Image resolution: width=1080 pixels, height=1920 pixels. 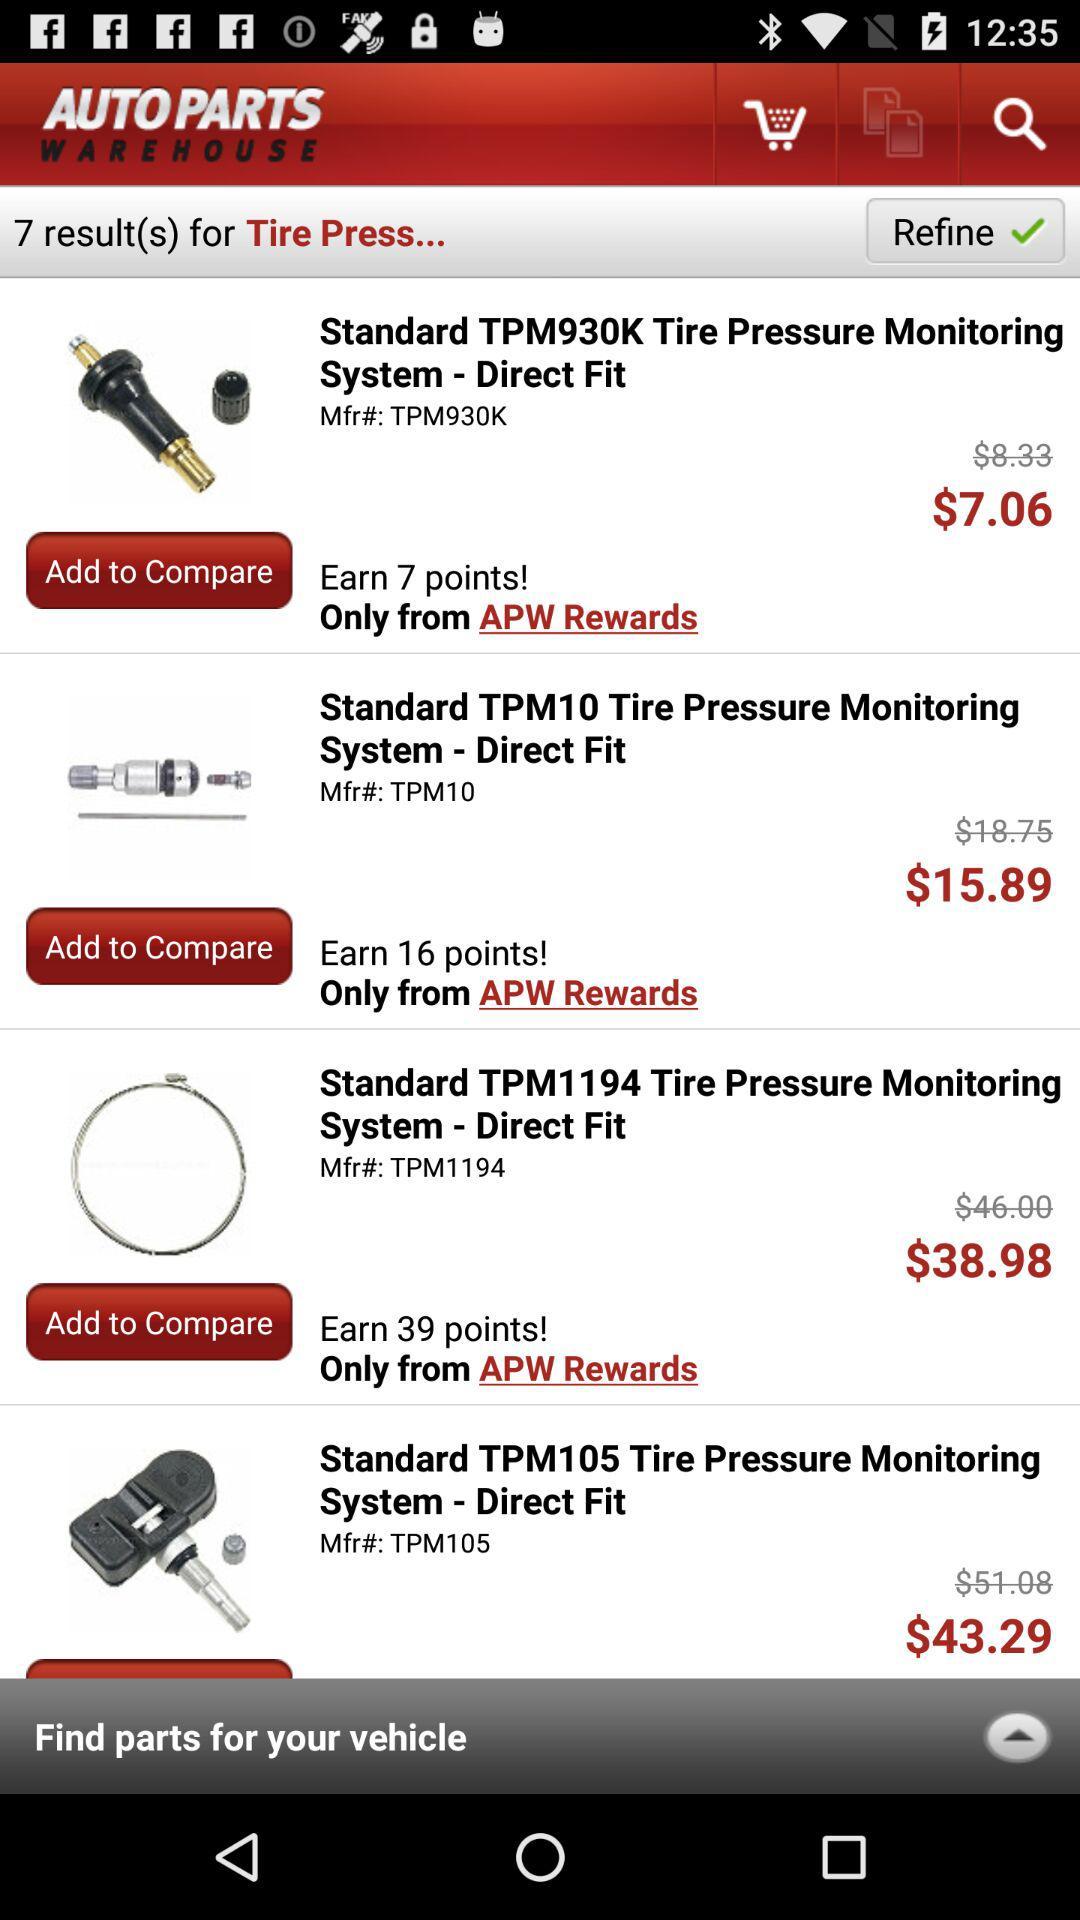 I want to click on the copy icon, so click(x=895, y=131).